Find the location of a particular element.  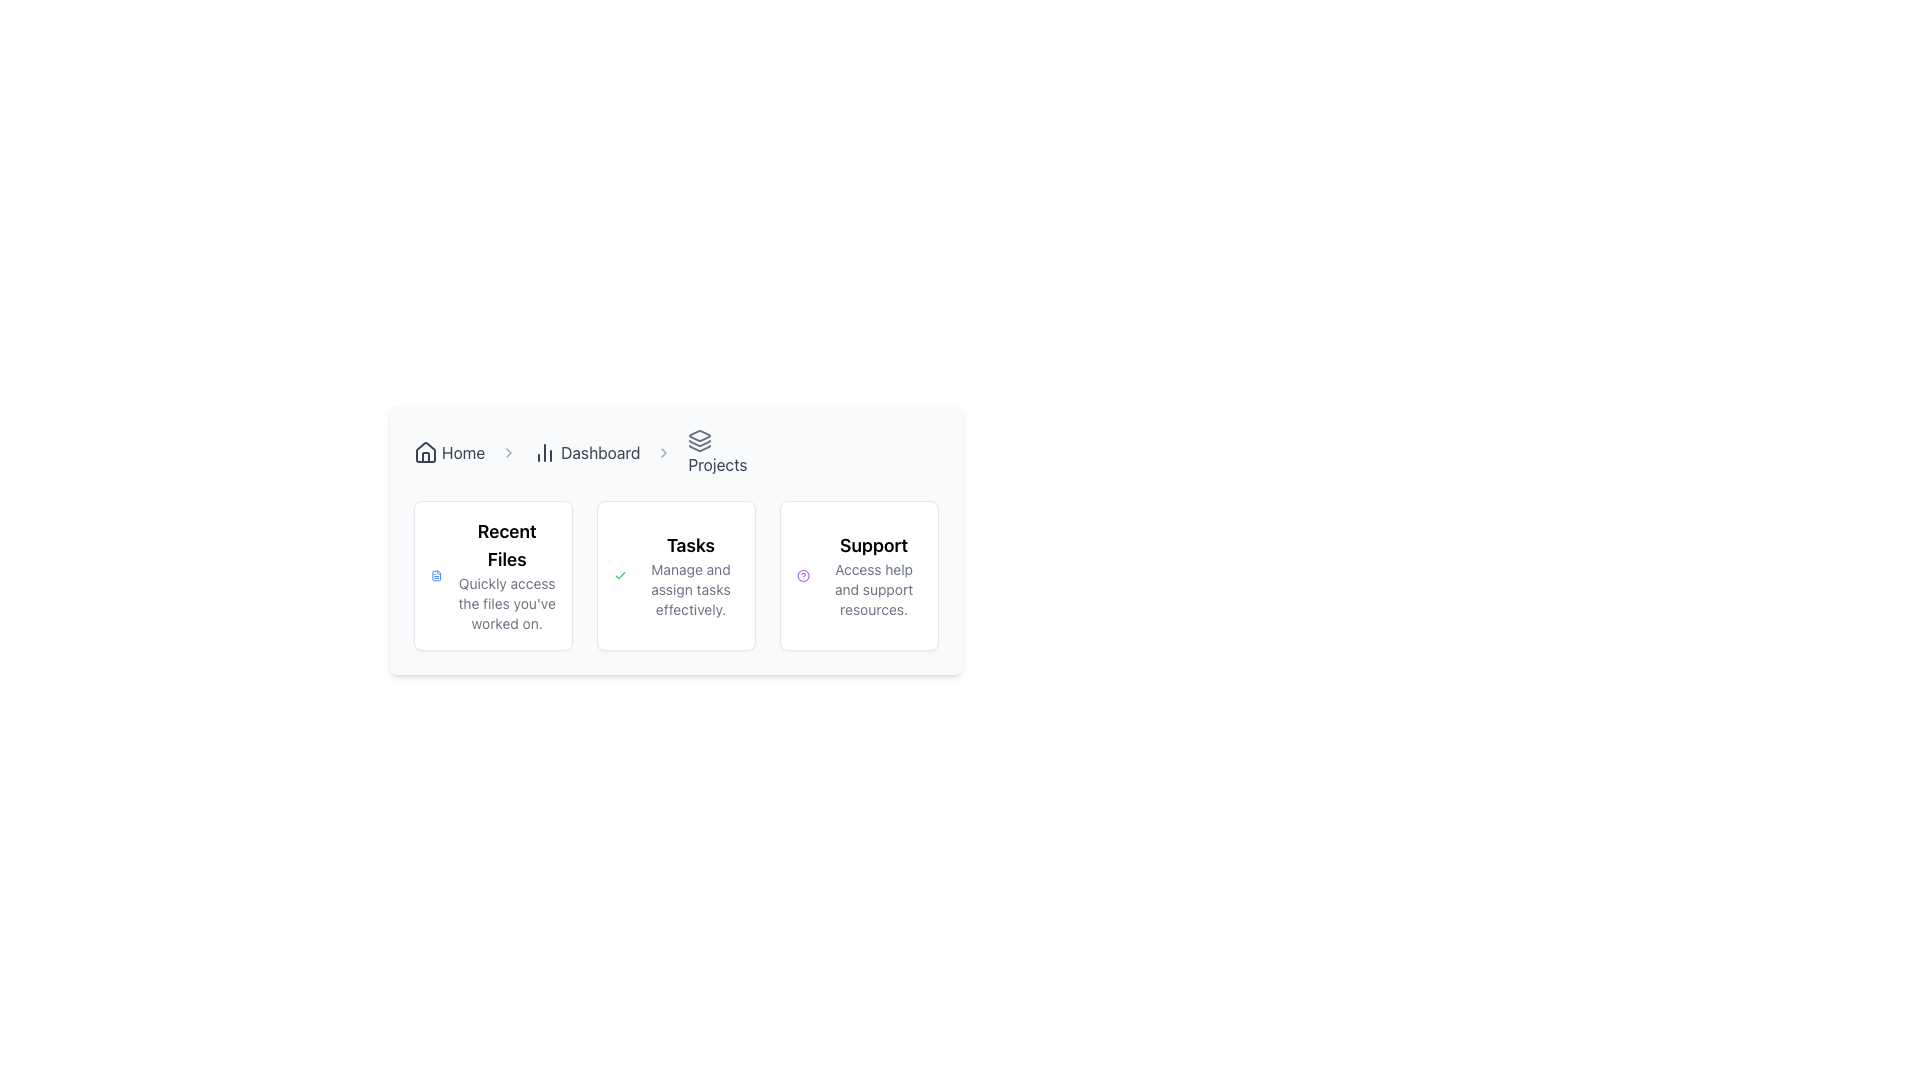

the file access icon located within the 'Recent Files' card beneath the breadcrumb navigation is located at coordinates (435, 575).